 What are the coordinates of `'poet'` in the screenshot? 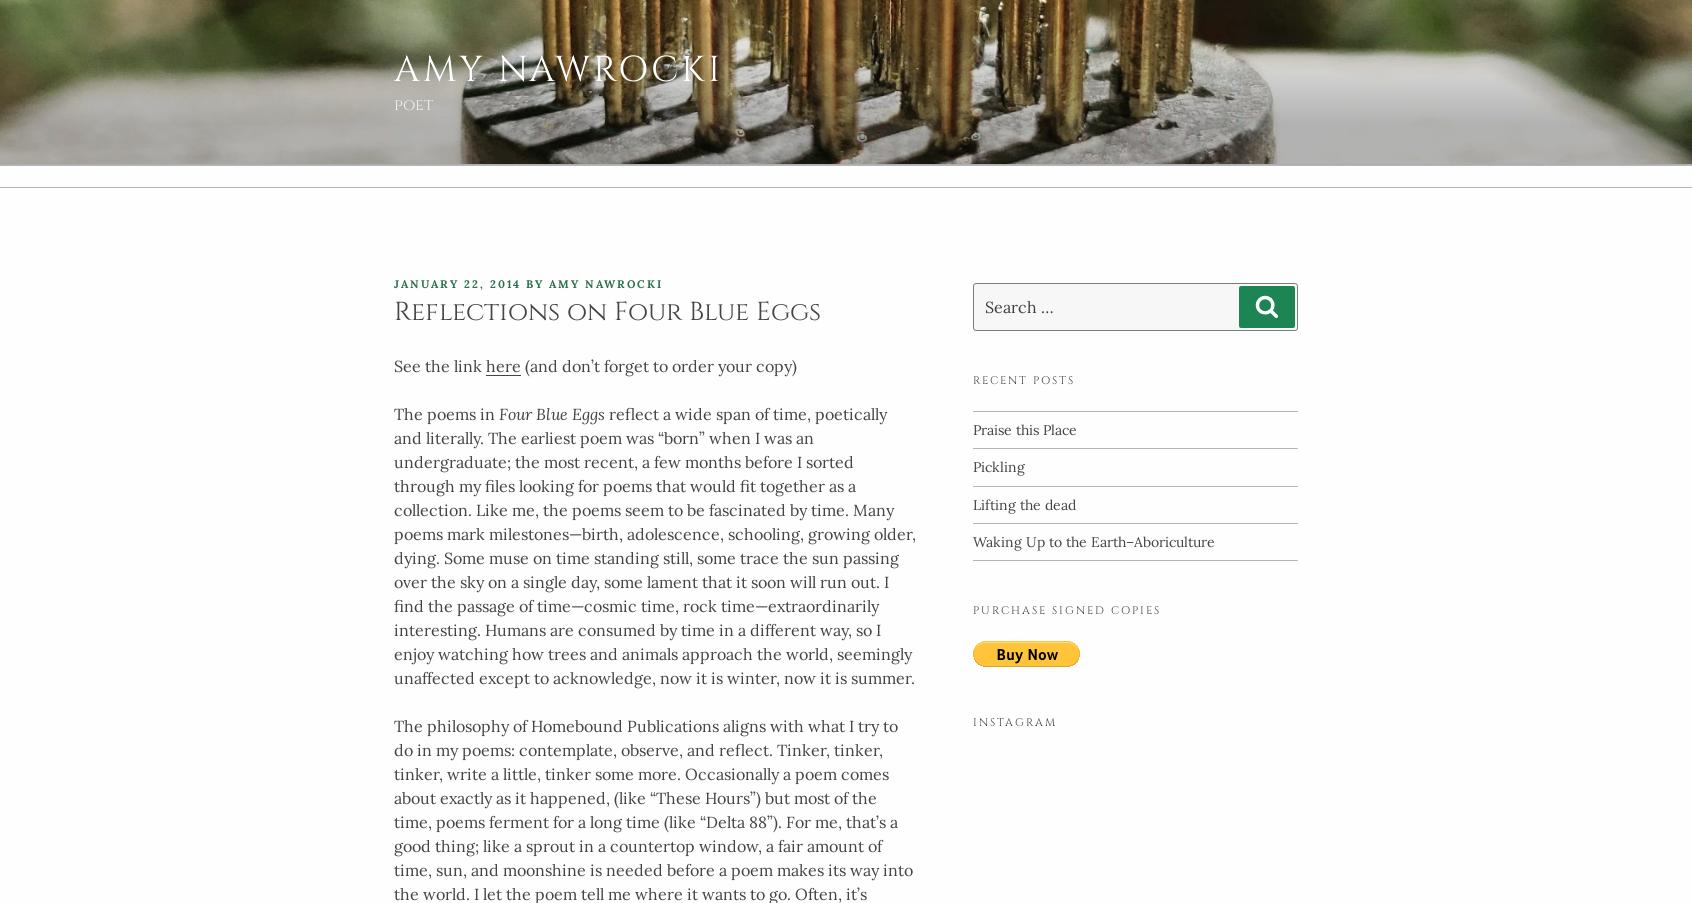 It's located at (394, 105).